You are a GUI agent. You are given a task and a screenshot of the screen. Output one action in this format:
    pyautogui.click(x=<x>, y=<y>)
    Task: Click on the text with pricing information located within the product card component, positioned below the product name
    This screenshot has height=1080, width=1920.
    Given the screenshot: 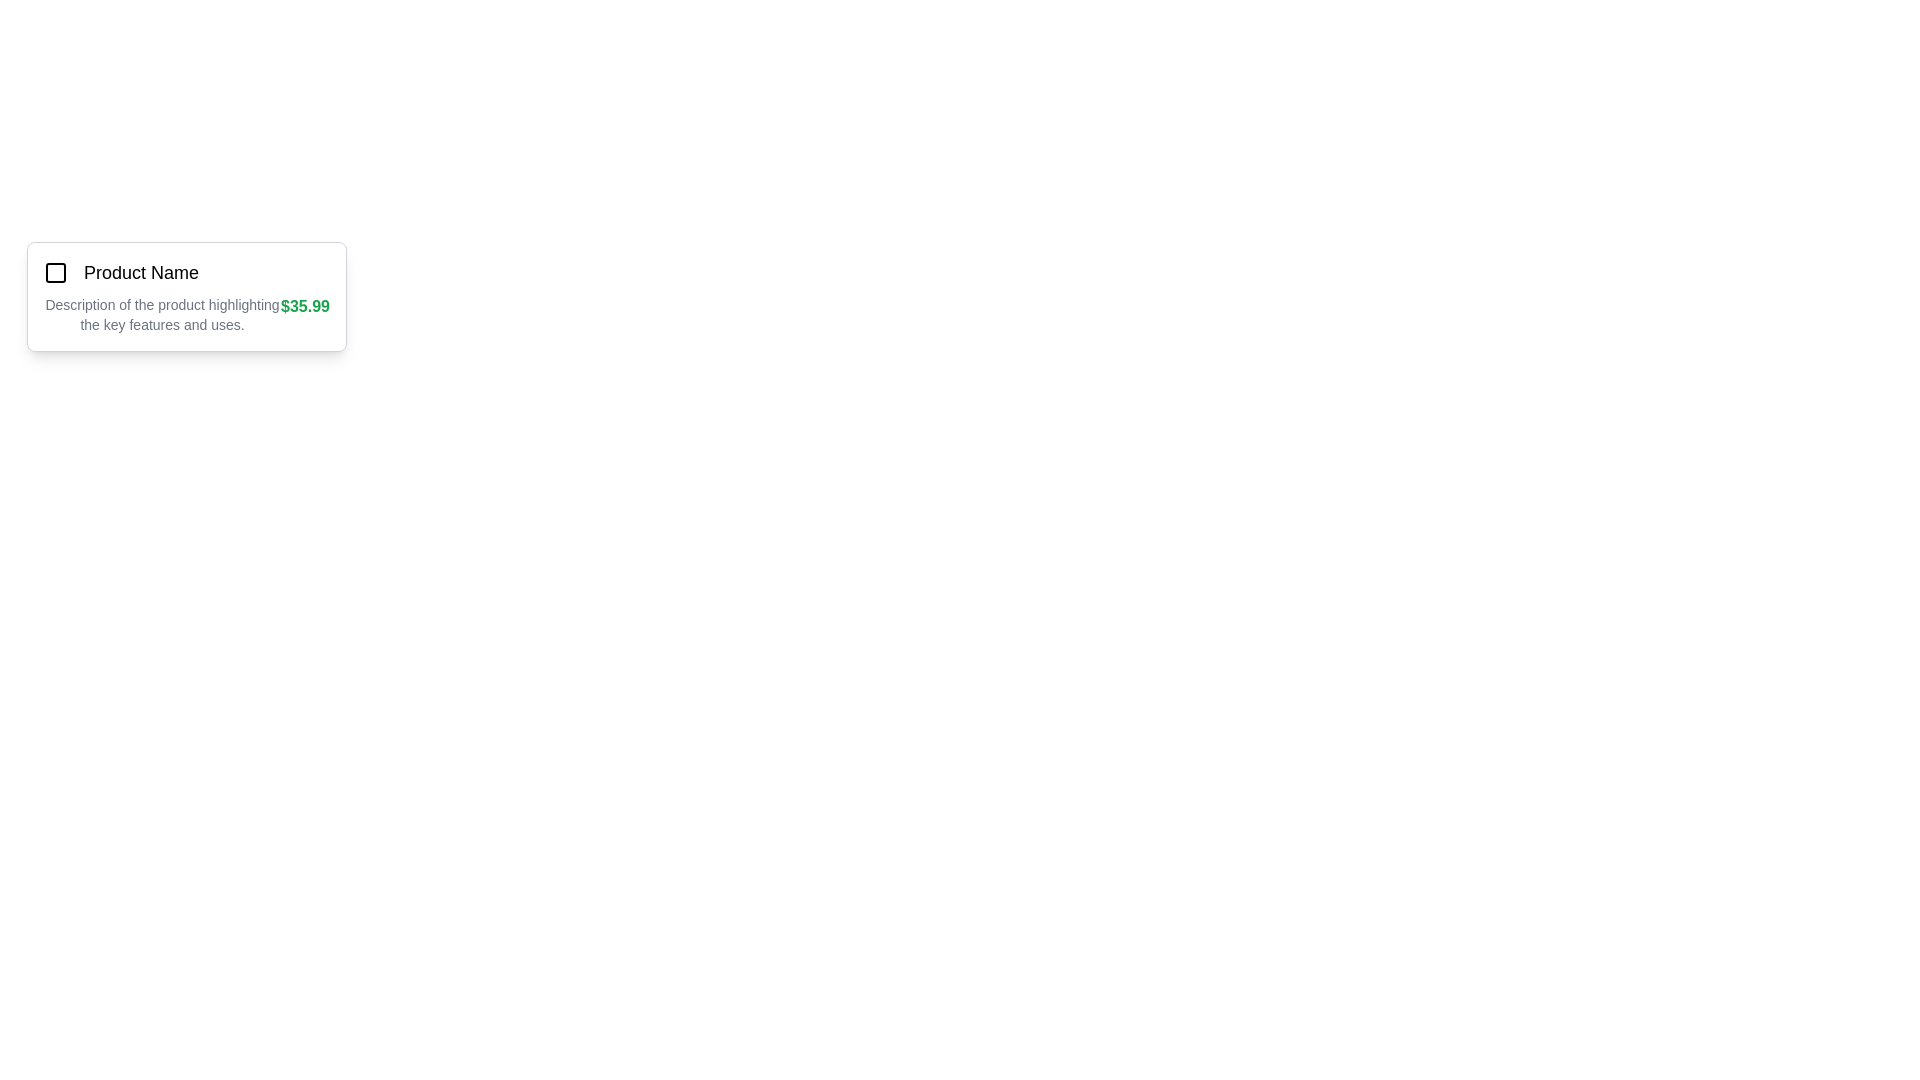 What is the action you would take?
    pyautogui.click(x=187, y=315)
    